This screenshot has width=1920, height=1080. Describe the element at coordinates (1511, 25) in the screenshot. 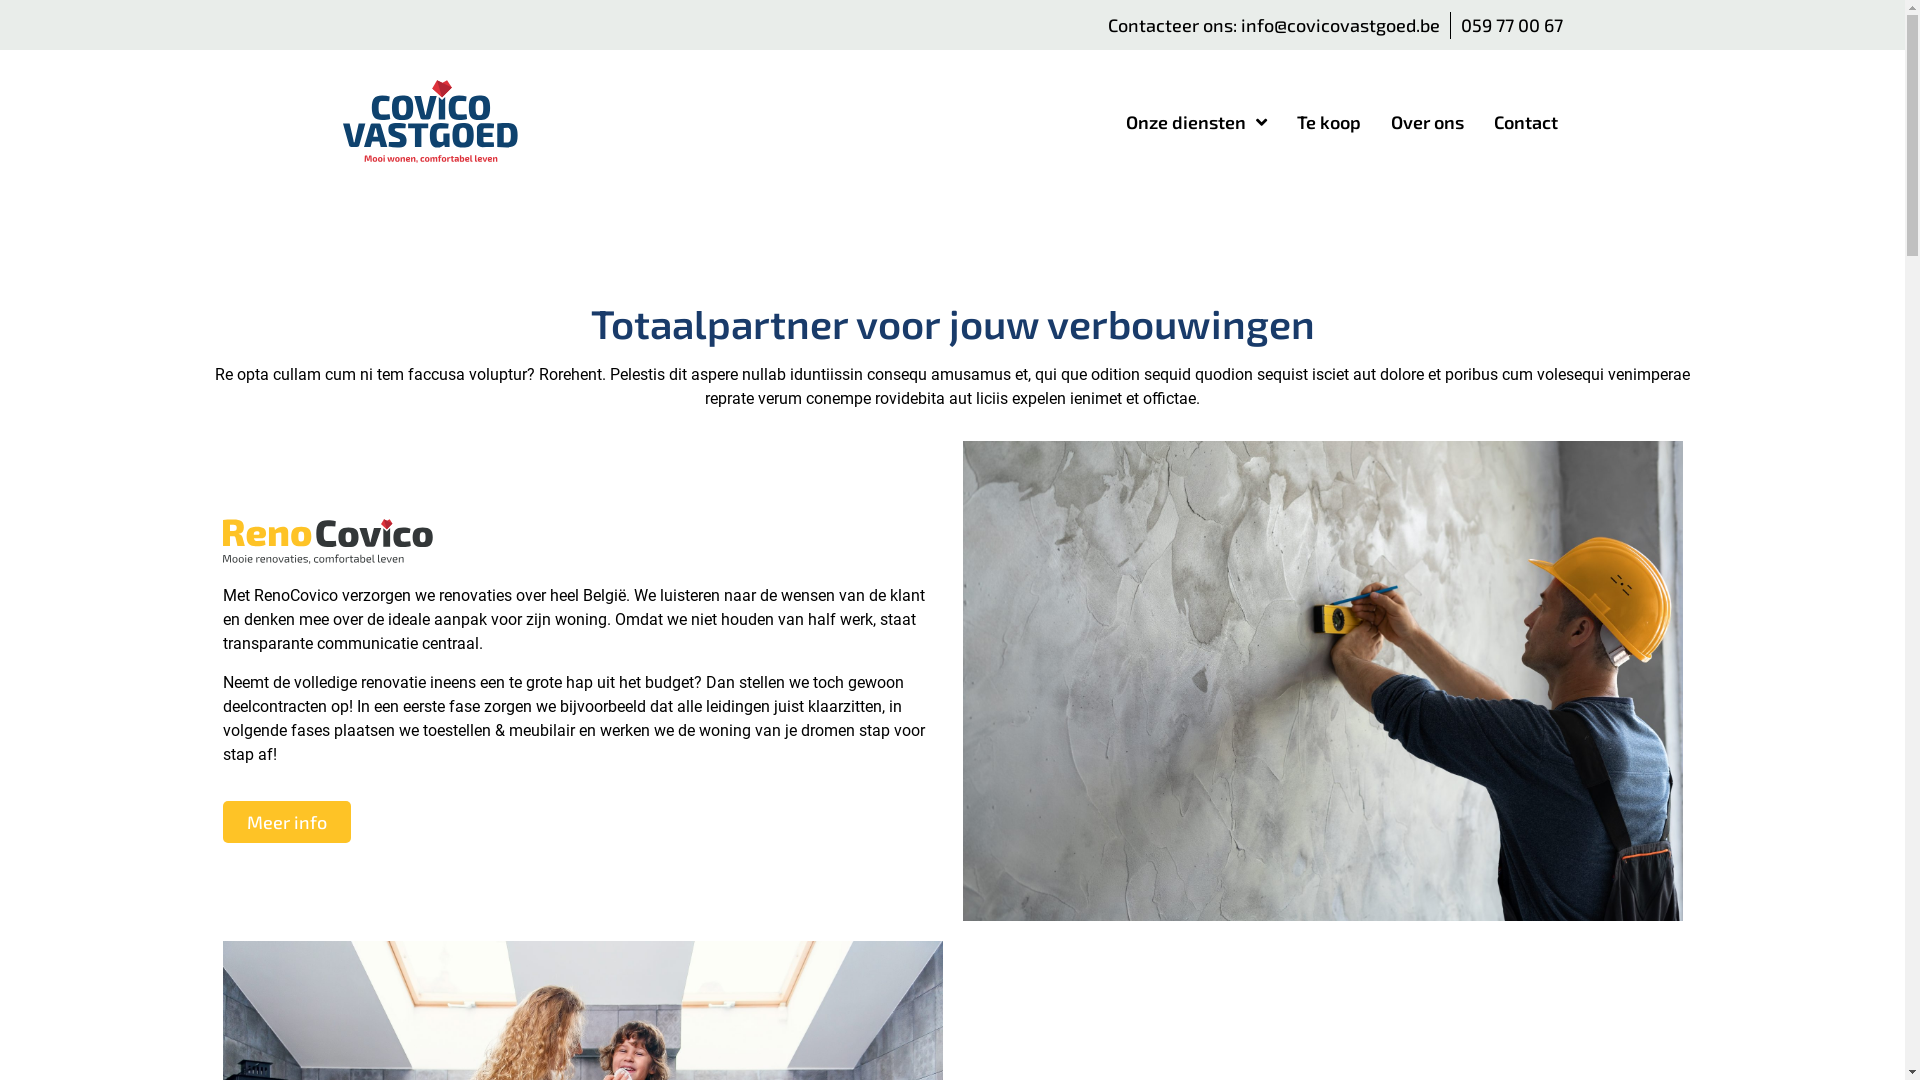

I see `'059 77 00 67'` at that location.